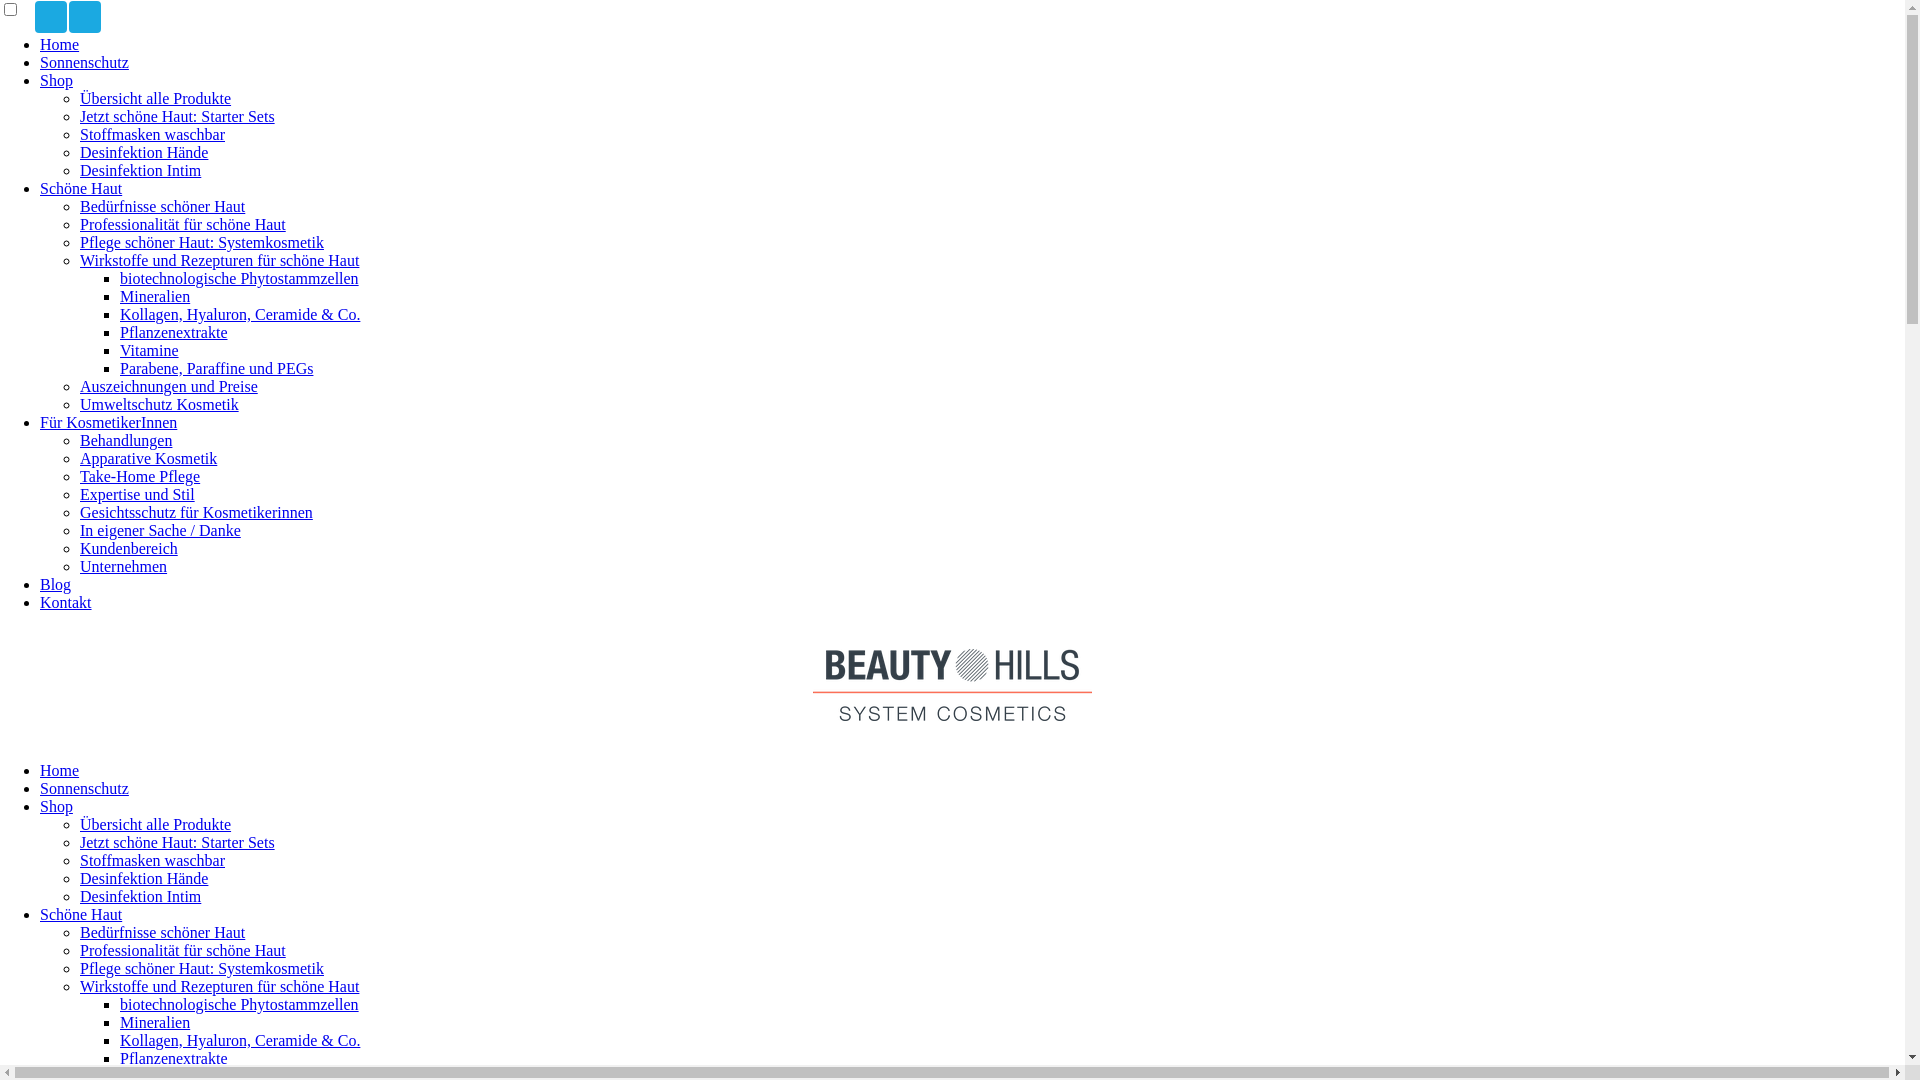  Describe the element at coordinates (138, 476) in the screenshot. I see `'Take-Home Pflege'` at that location.